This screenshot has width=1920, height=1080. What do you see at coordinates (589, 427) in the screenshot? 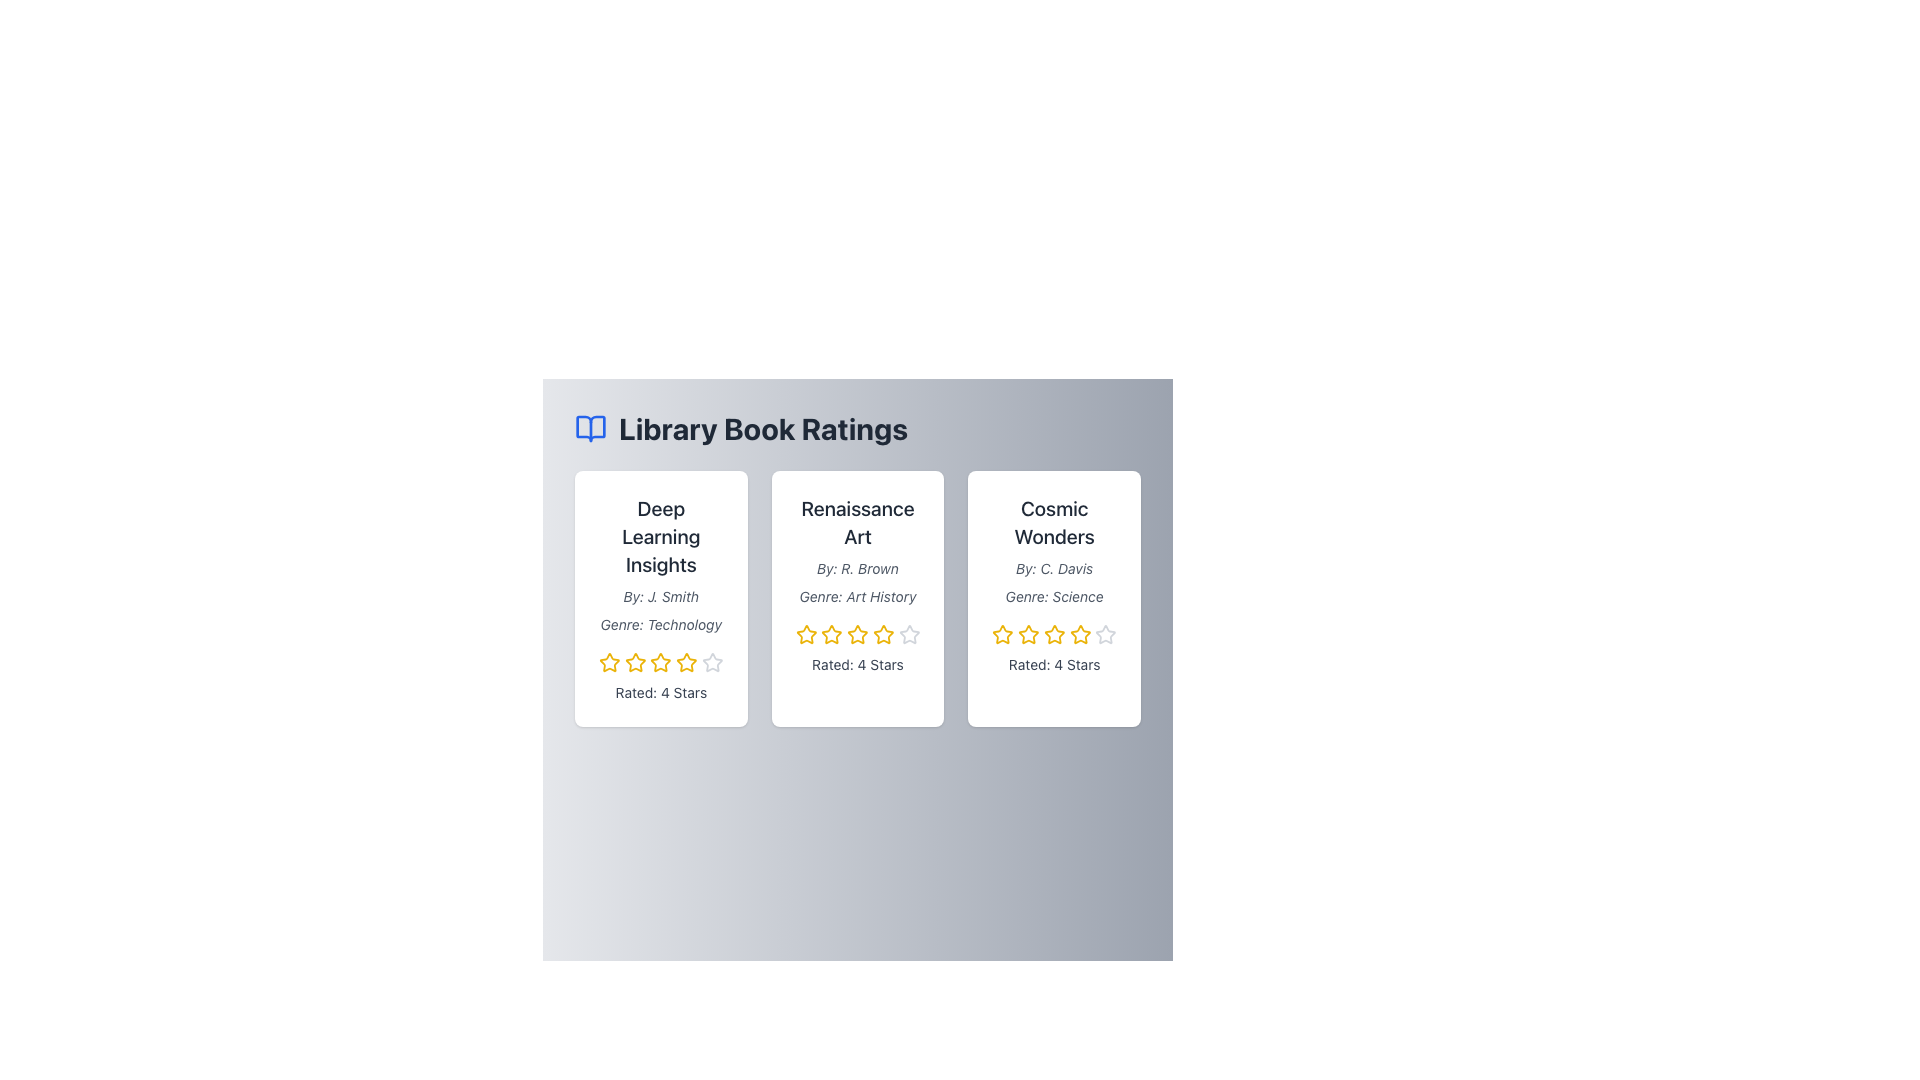
I see `the blue outlined book icon with a white background that represents an open book, located to the left of the text 'Library Book Ratings'` at bounding box center [589, 427].